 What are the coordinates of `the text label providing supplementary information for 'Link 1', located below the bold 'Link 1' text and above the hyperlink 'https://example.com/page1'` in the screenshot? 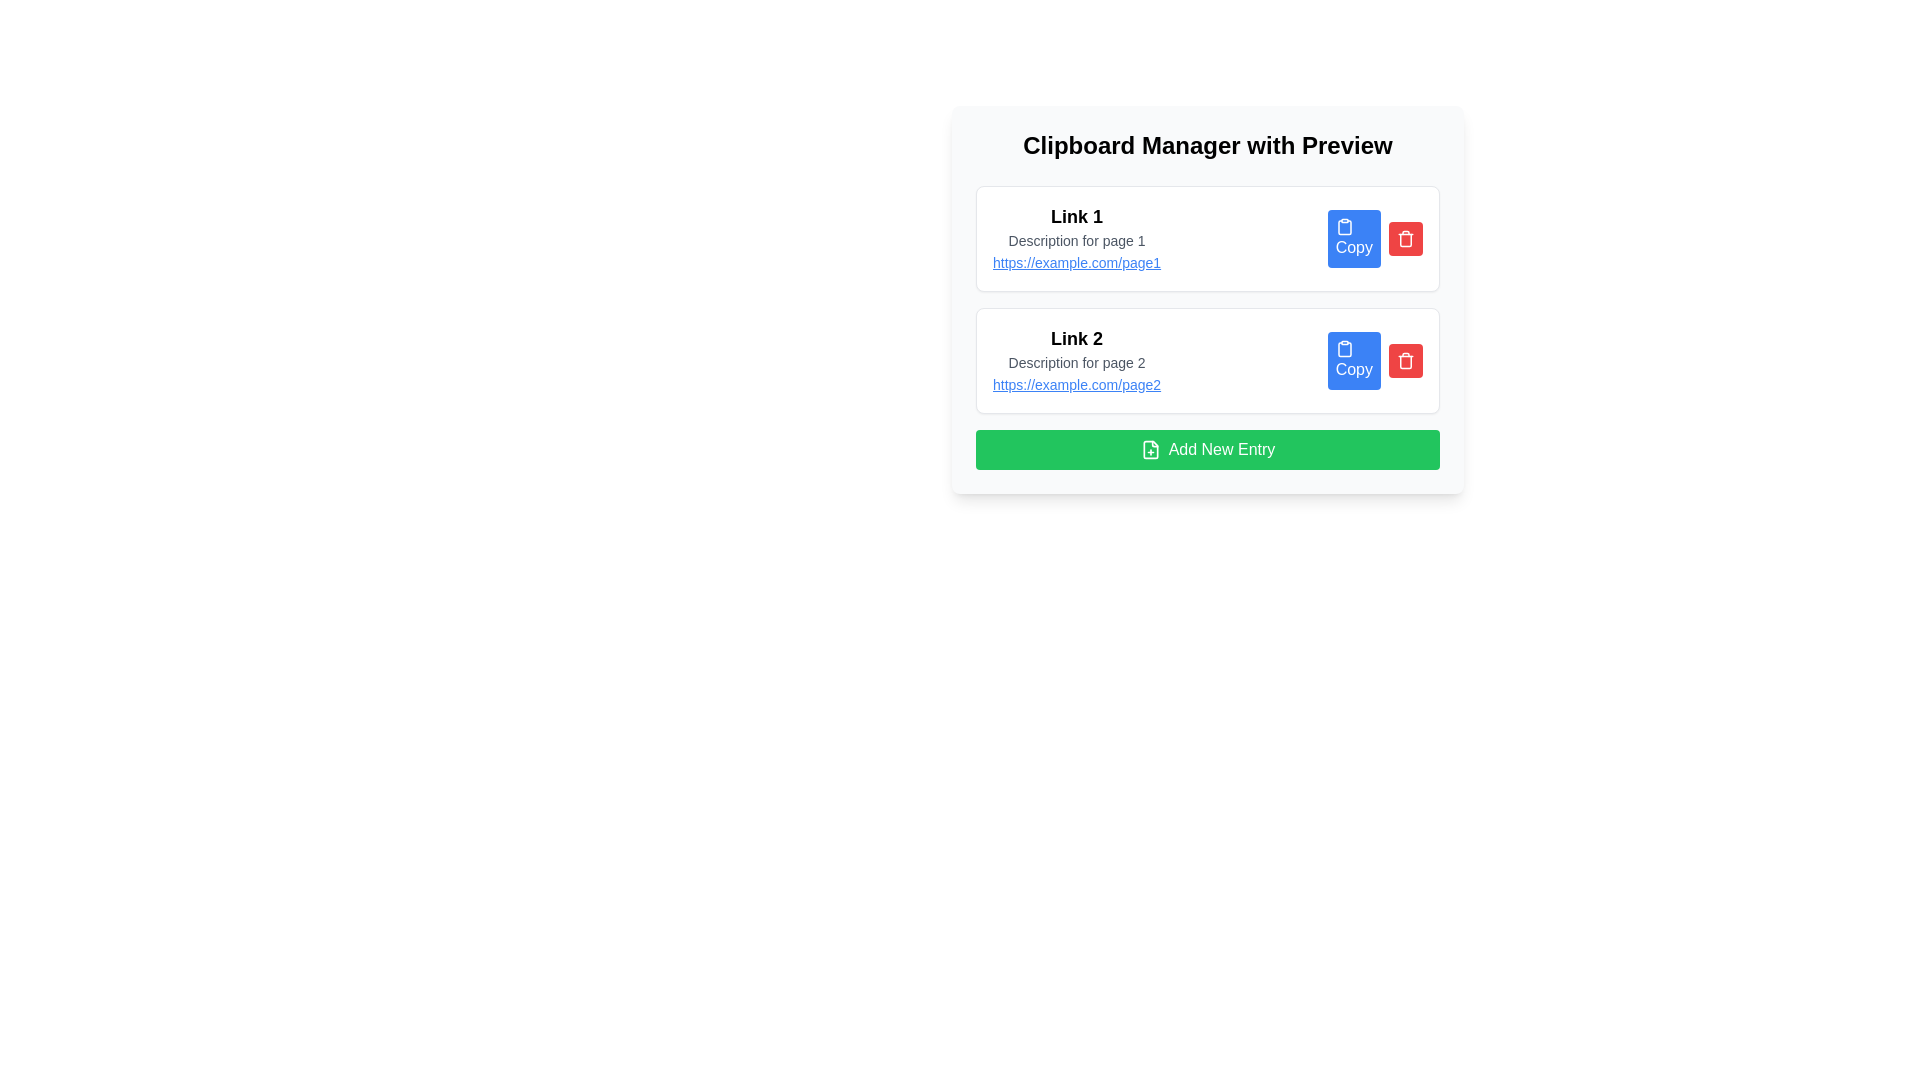 It's located at (1076, 239).